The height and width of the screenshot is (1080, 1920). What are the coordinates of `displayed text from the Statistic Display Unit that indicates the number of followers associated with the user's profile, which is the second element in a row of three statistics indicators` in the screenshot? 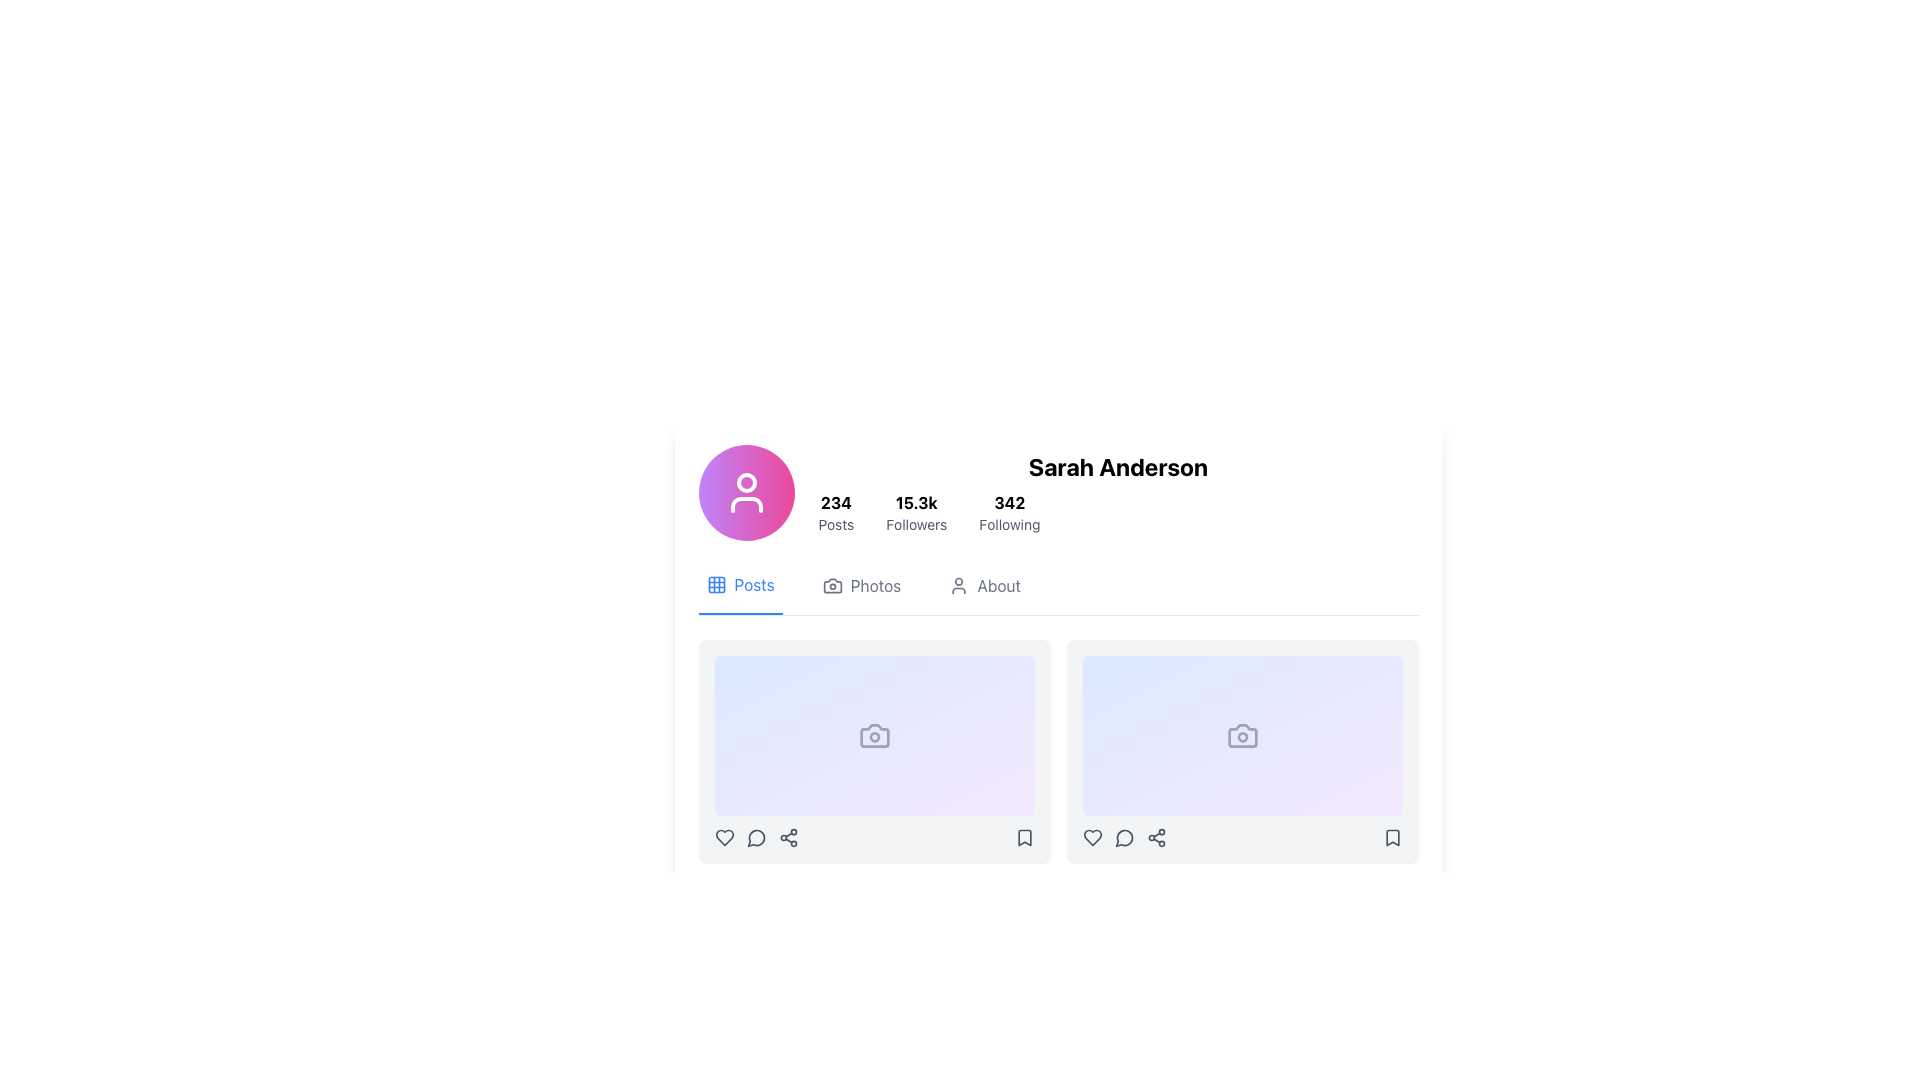 It's located at (915, 512).